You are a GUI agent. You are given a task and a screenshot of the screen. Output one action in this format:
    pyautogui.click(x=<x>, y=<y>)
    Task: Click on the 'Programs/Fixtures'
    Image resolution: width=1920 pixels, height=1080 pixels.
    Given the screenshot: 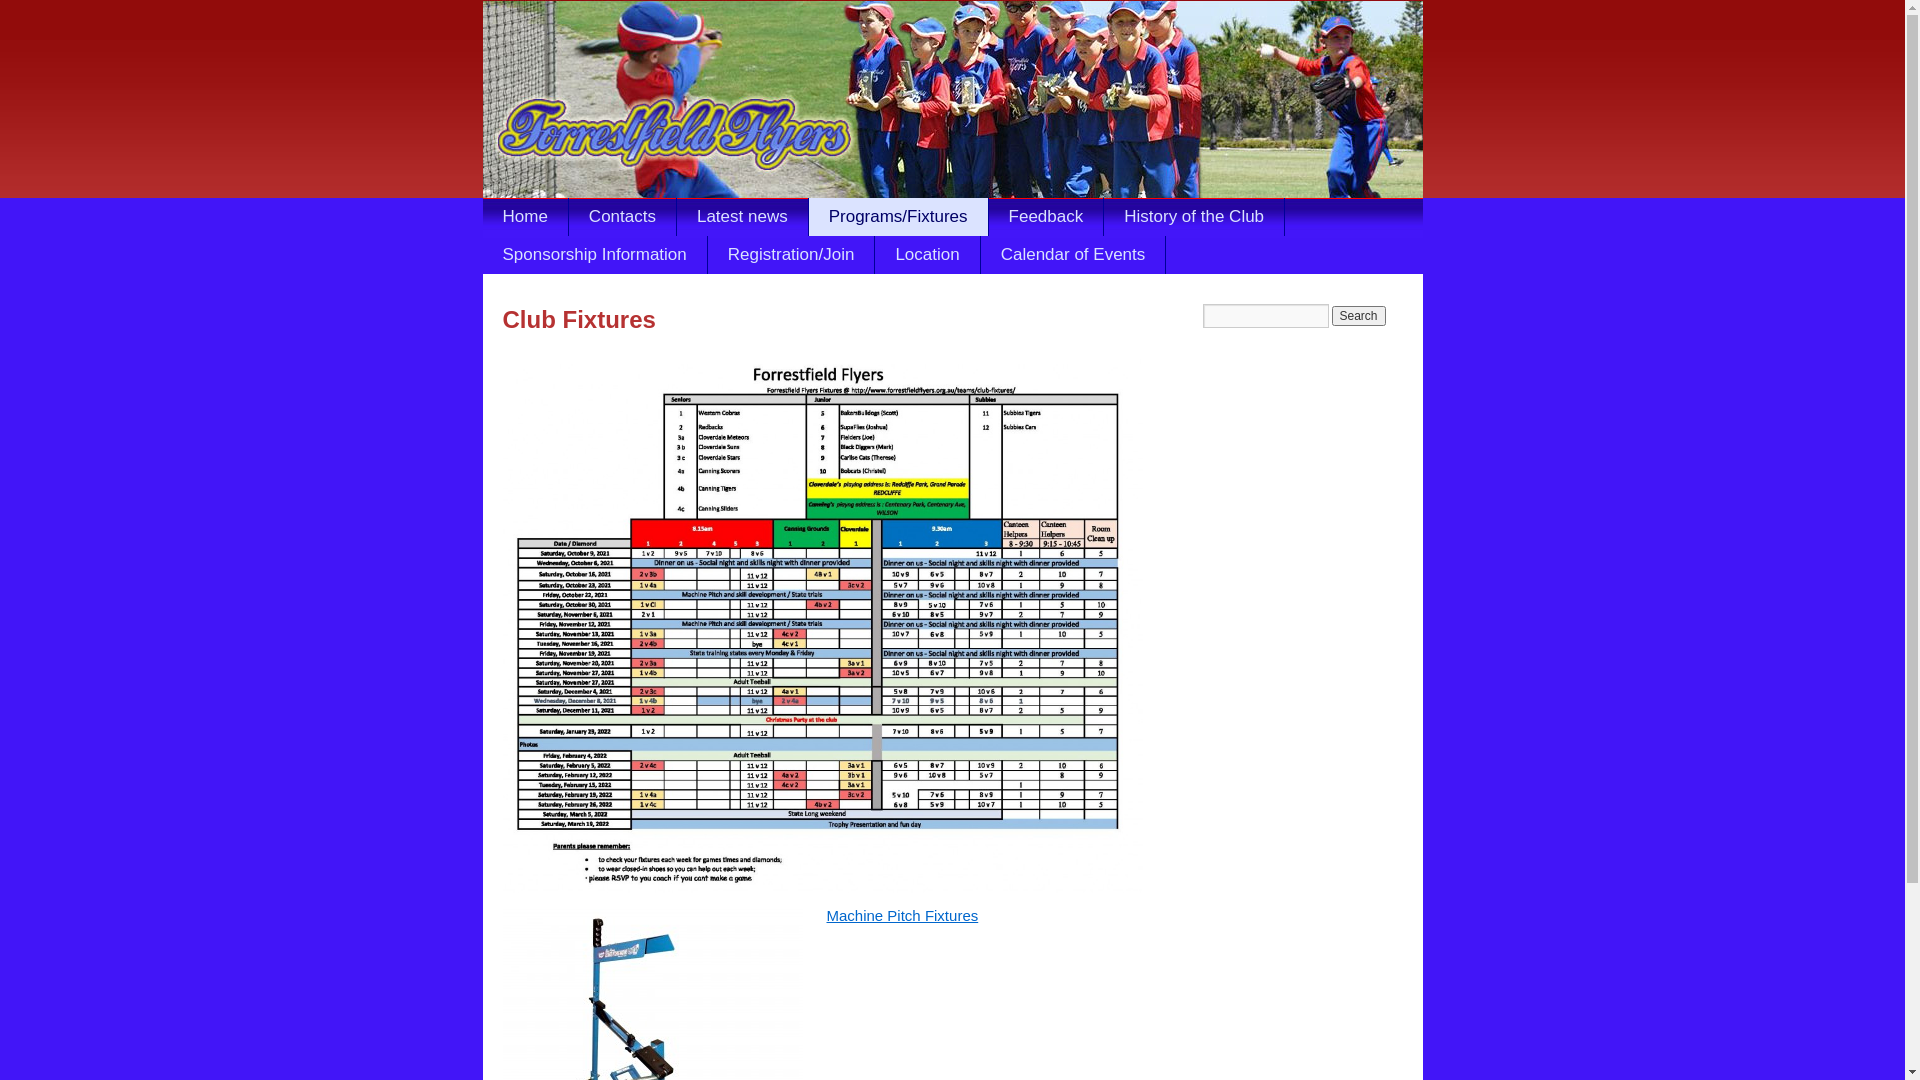 What is the action you would take?
    pyautogui.click(x=897, y=216)
    